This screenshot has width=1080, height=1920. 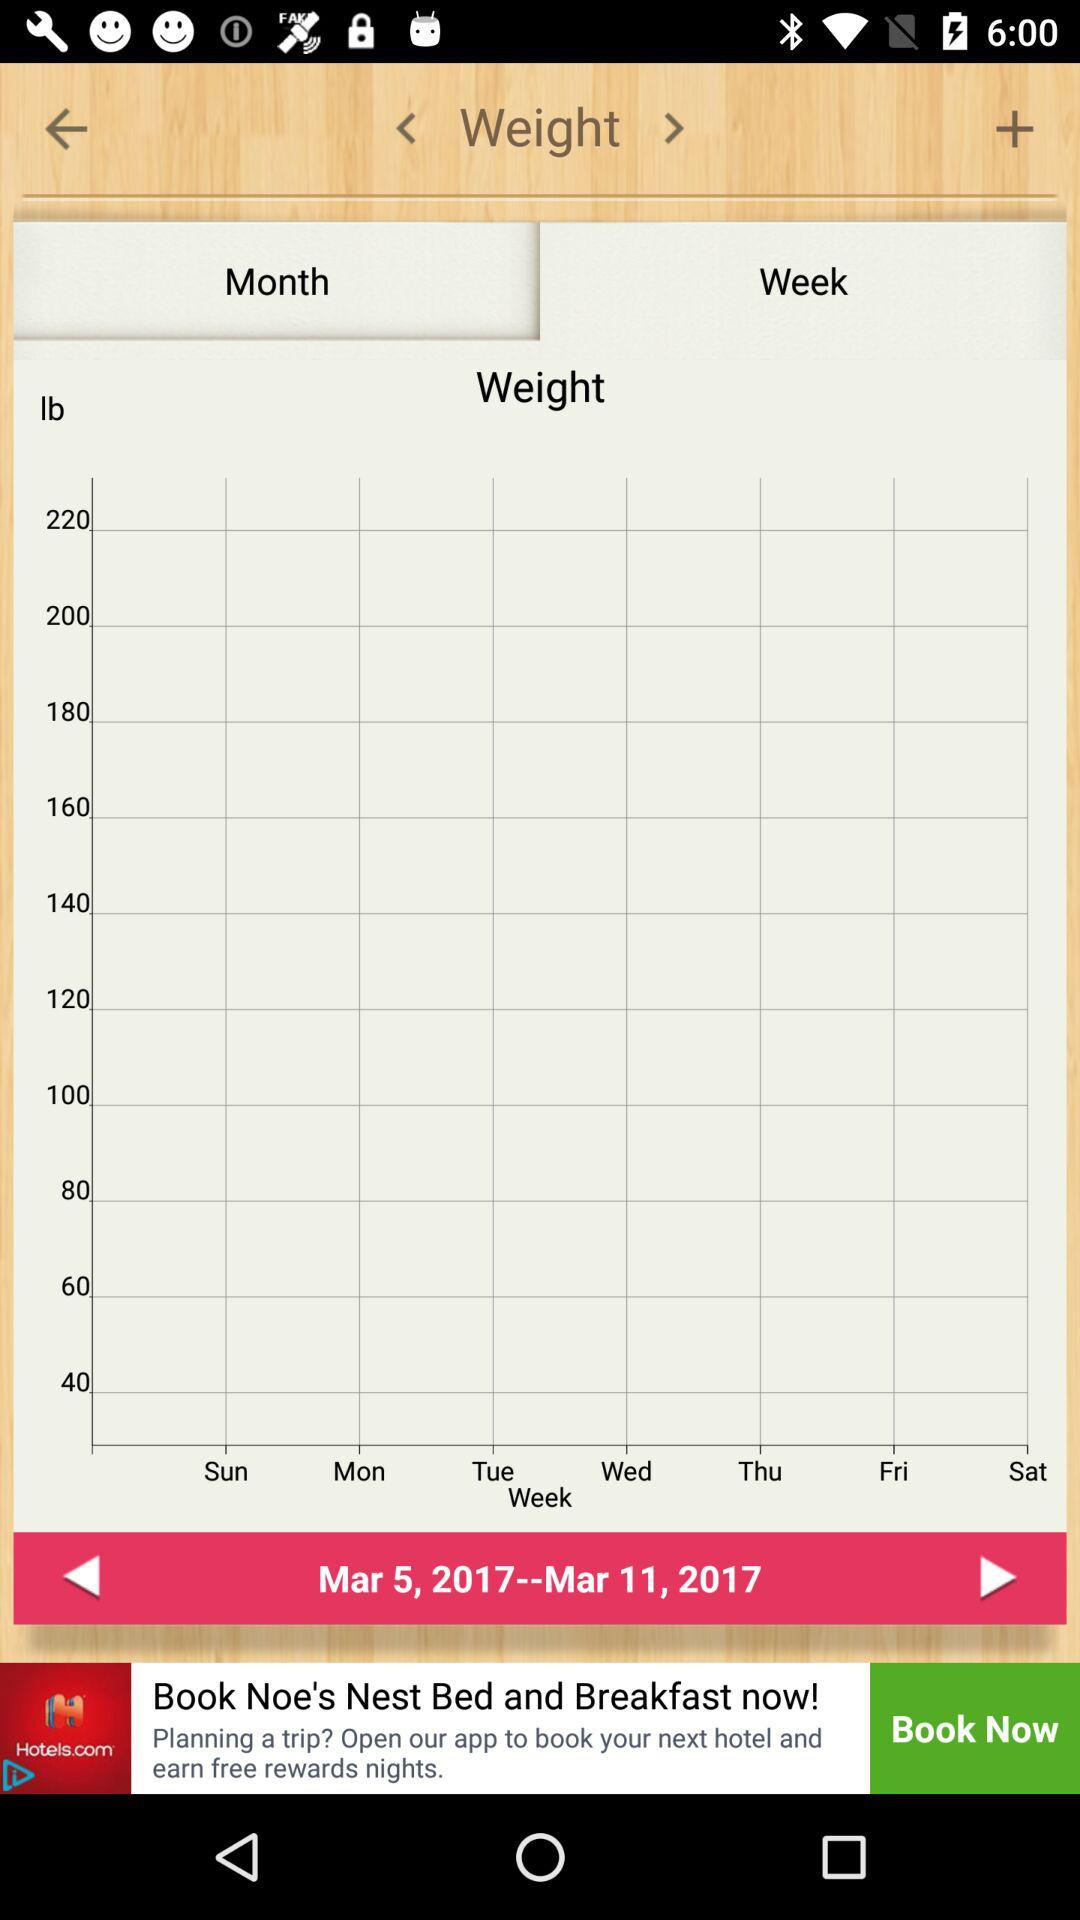 I want to click on advertisement page, so click(x=18, y=1775).